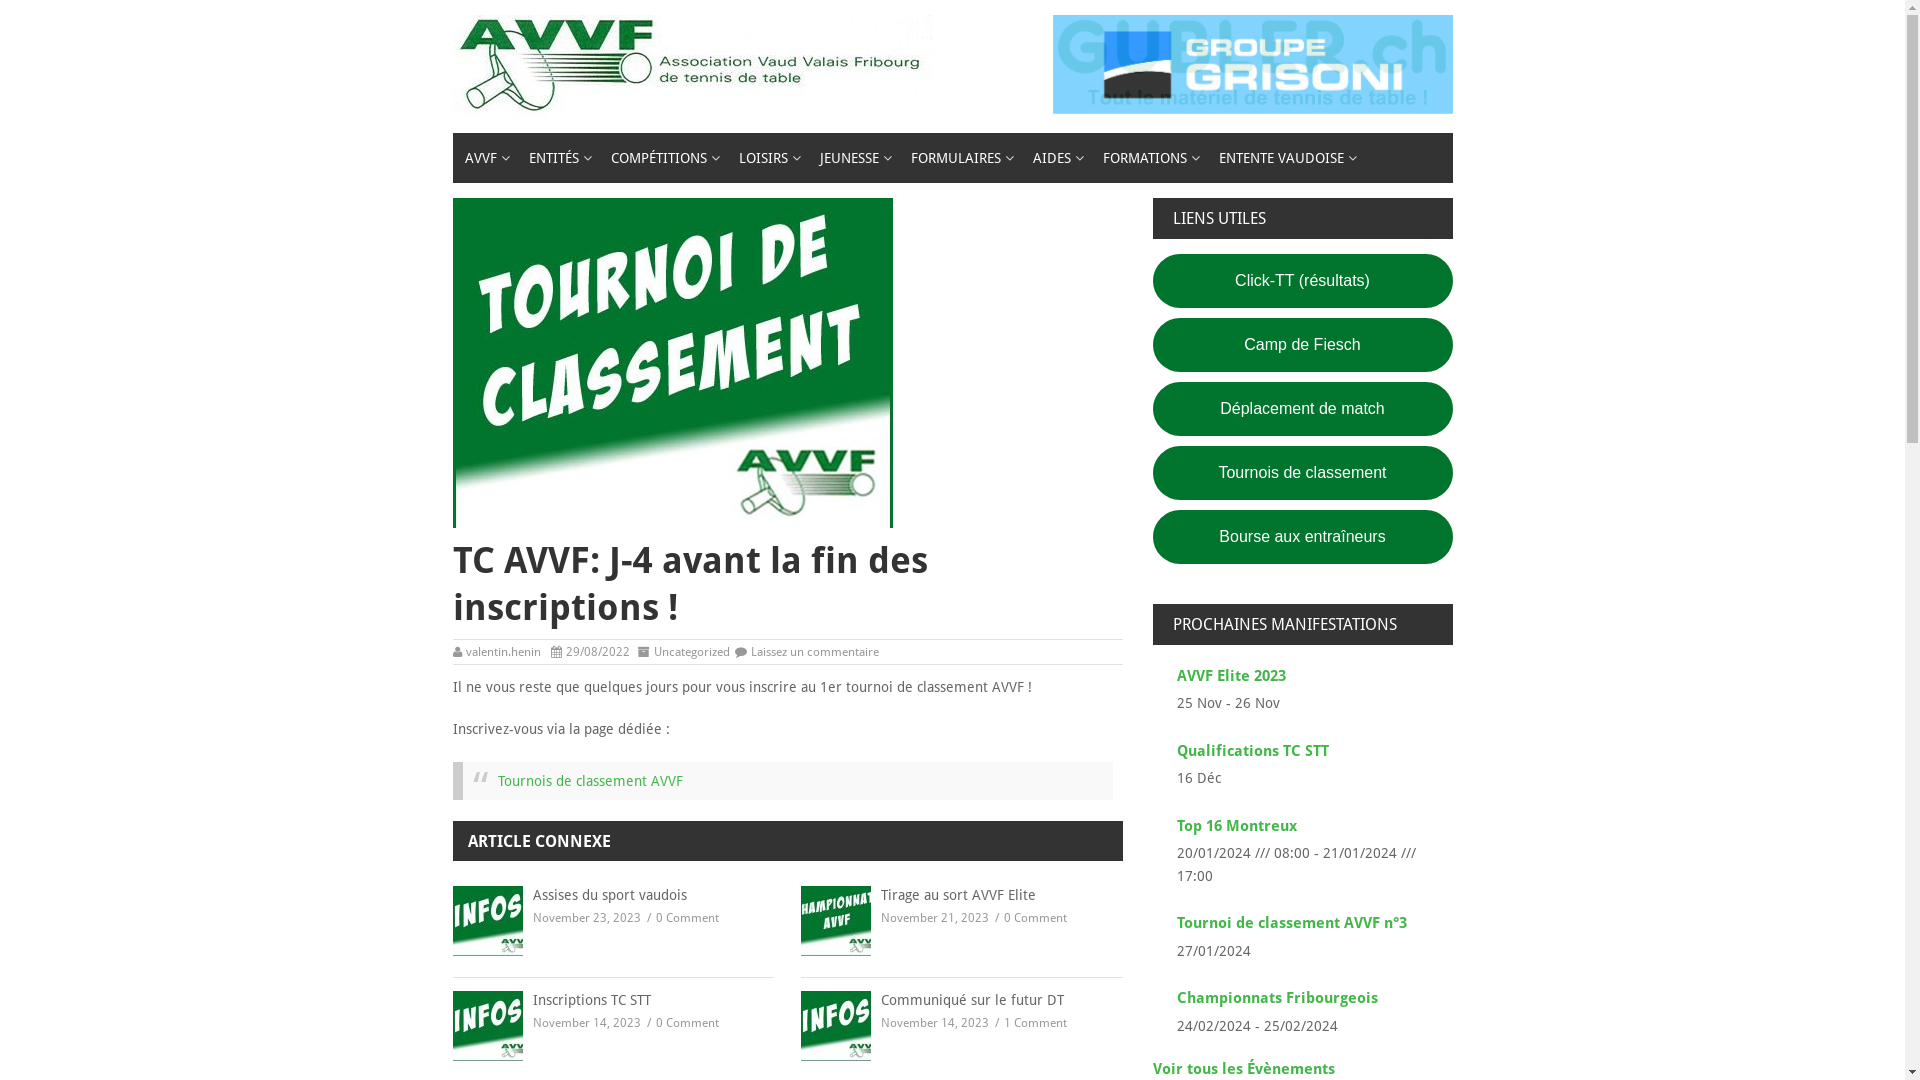  Describe the element at coordinates (1301, 473) in the screenshot. I see `'Tournois de classement'` at that location.